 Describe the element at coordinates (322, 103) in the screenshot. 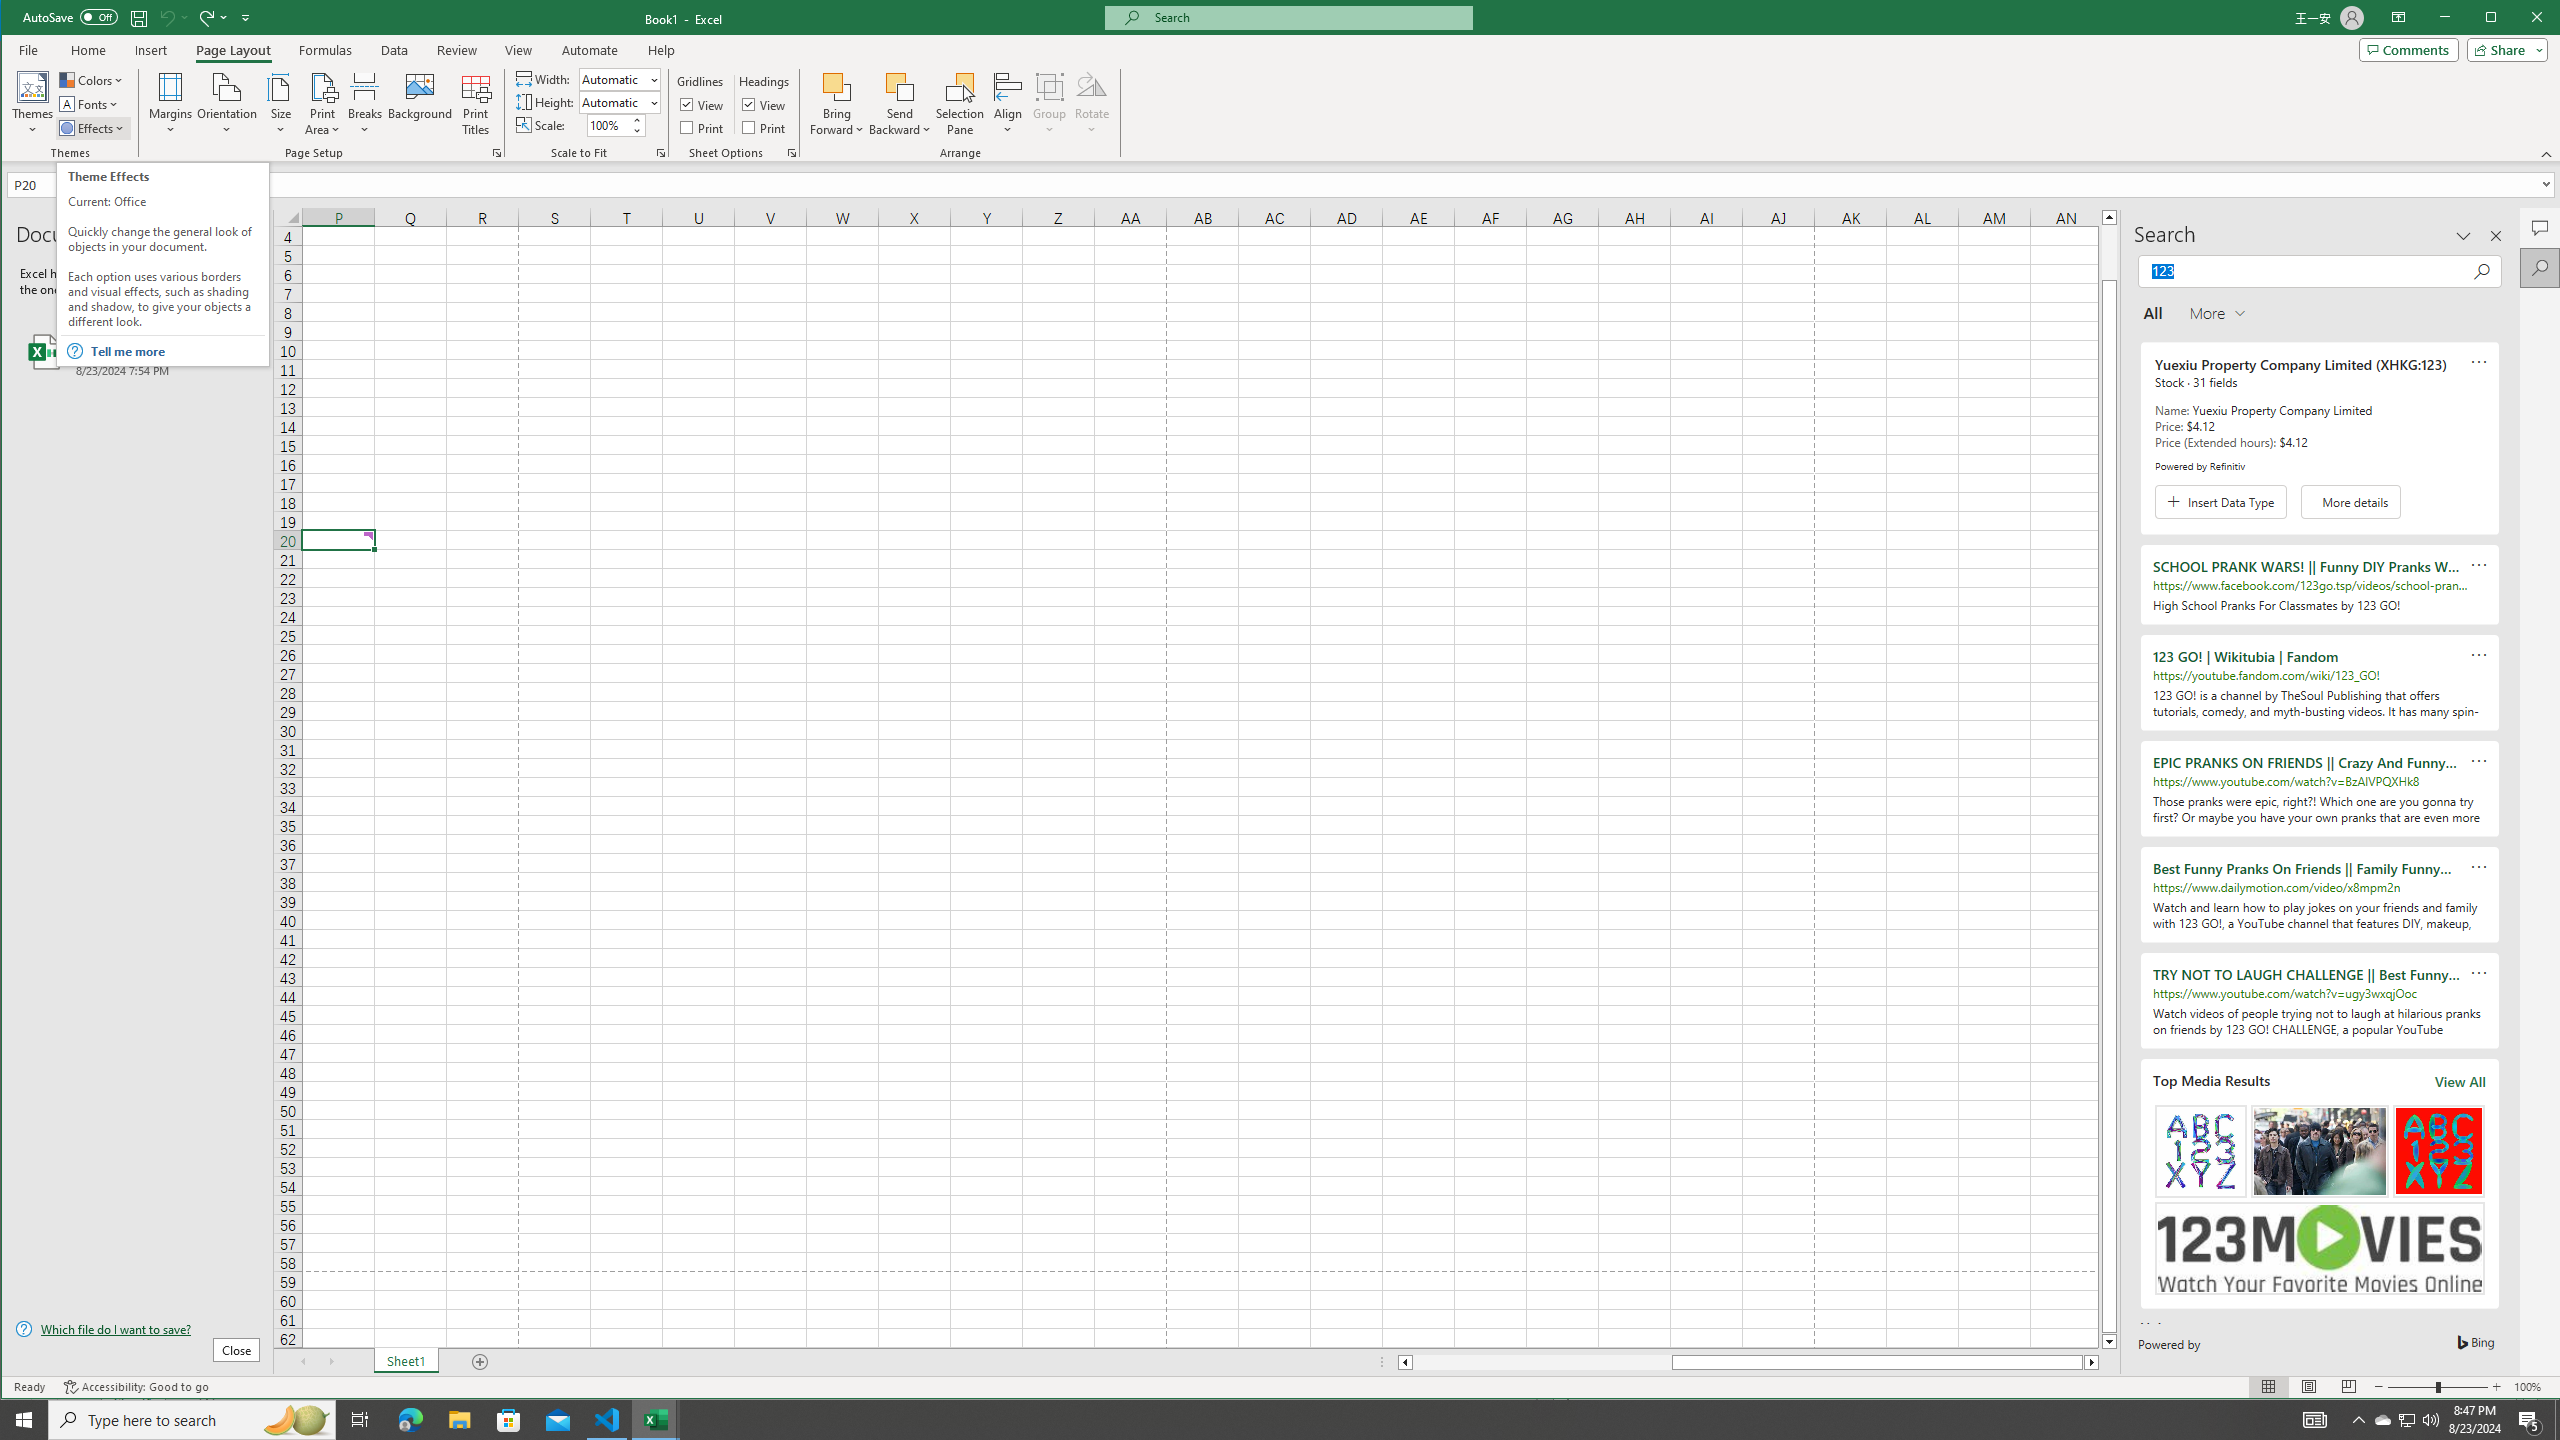

I see `'Print Area'` at that location.